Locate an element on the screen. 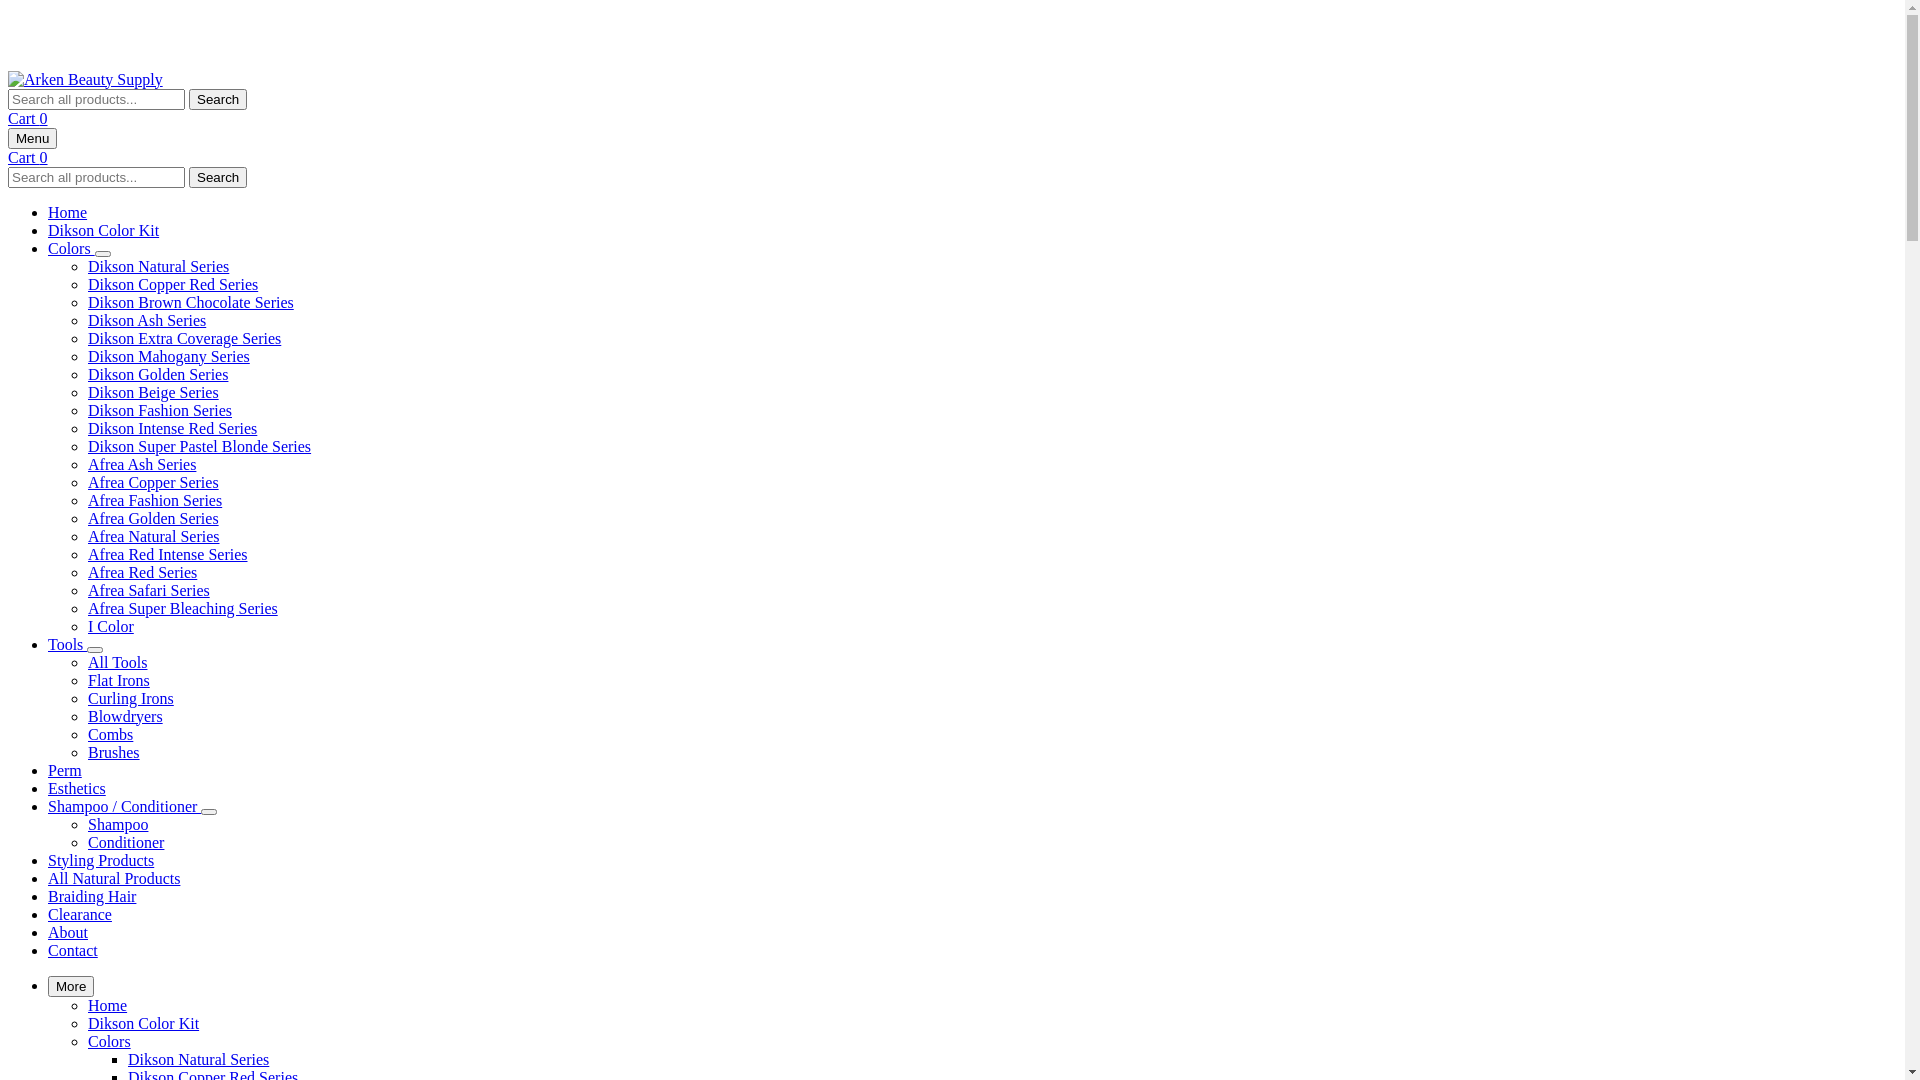  'Curling Irons' is located at coordinates (129, 697).